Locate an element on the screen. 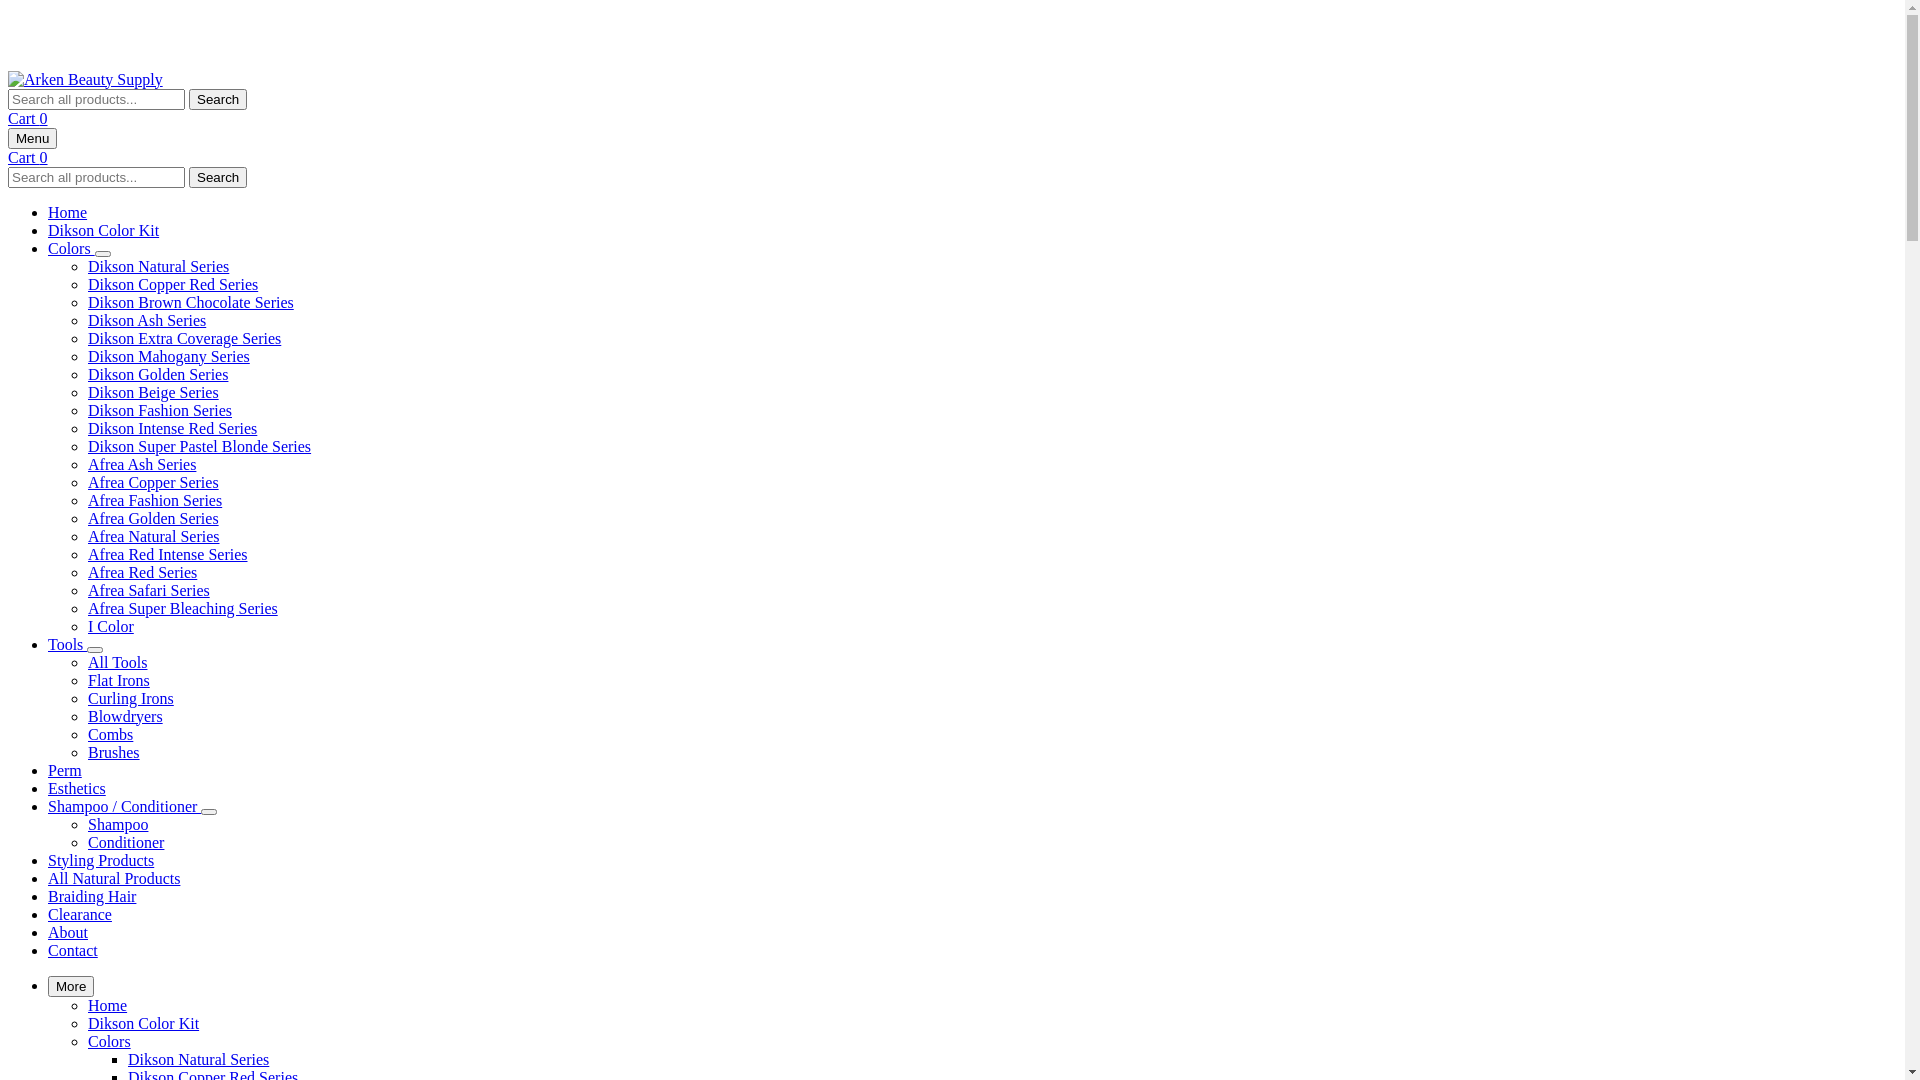  'Curling Irons' is located at coordinates (129, 697).